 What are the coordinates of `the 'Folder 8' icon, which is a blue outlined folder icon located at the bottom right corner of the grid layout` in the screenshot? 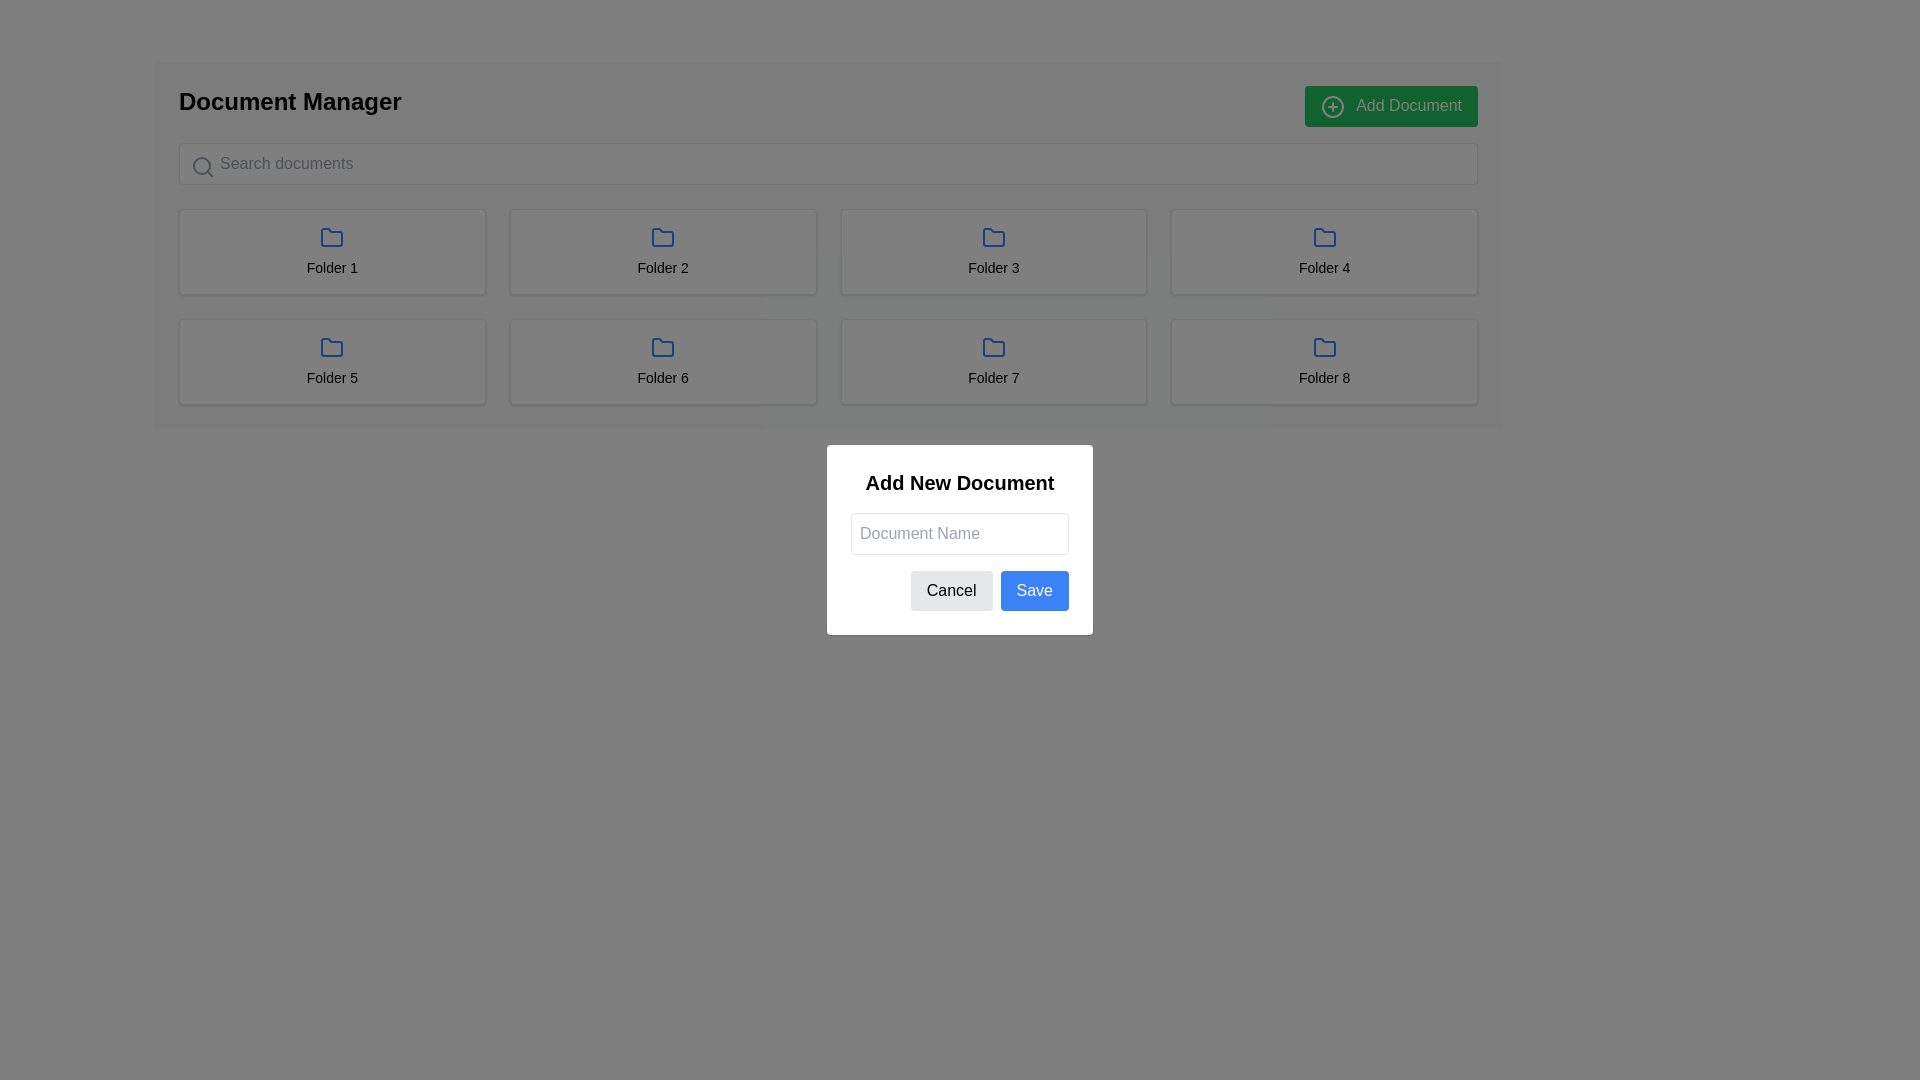 It's located at (1324, 346).